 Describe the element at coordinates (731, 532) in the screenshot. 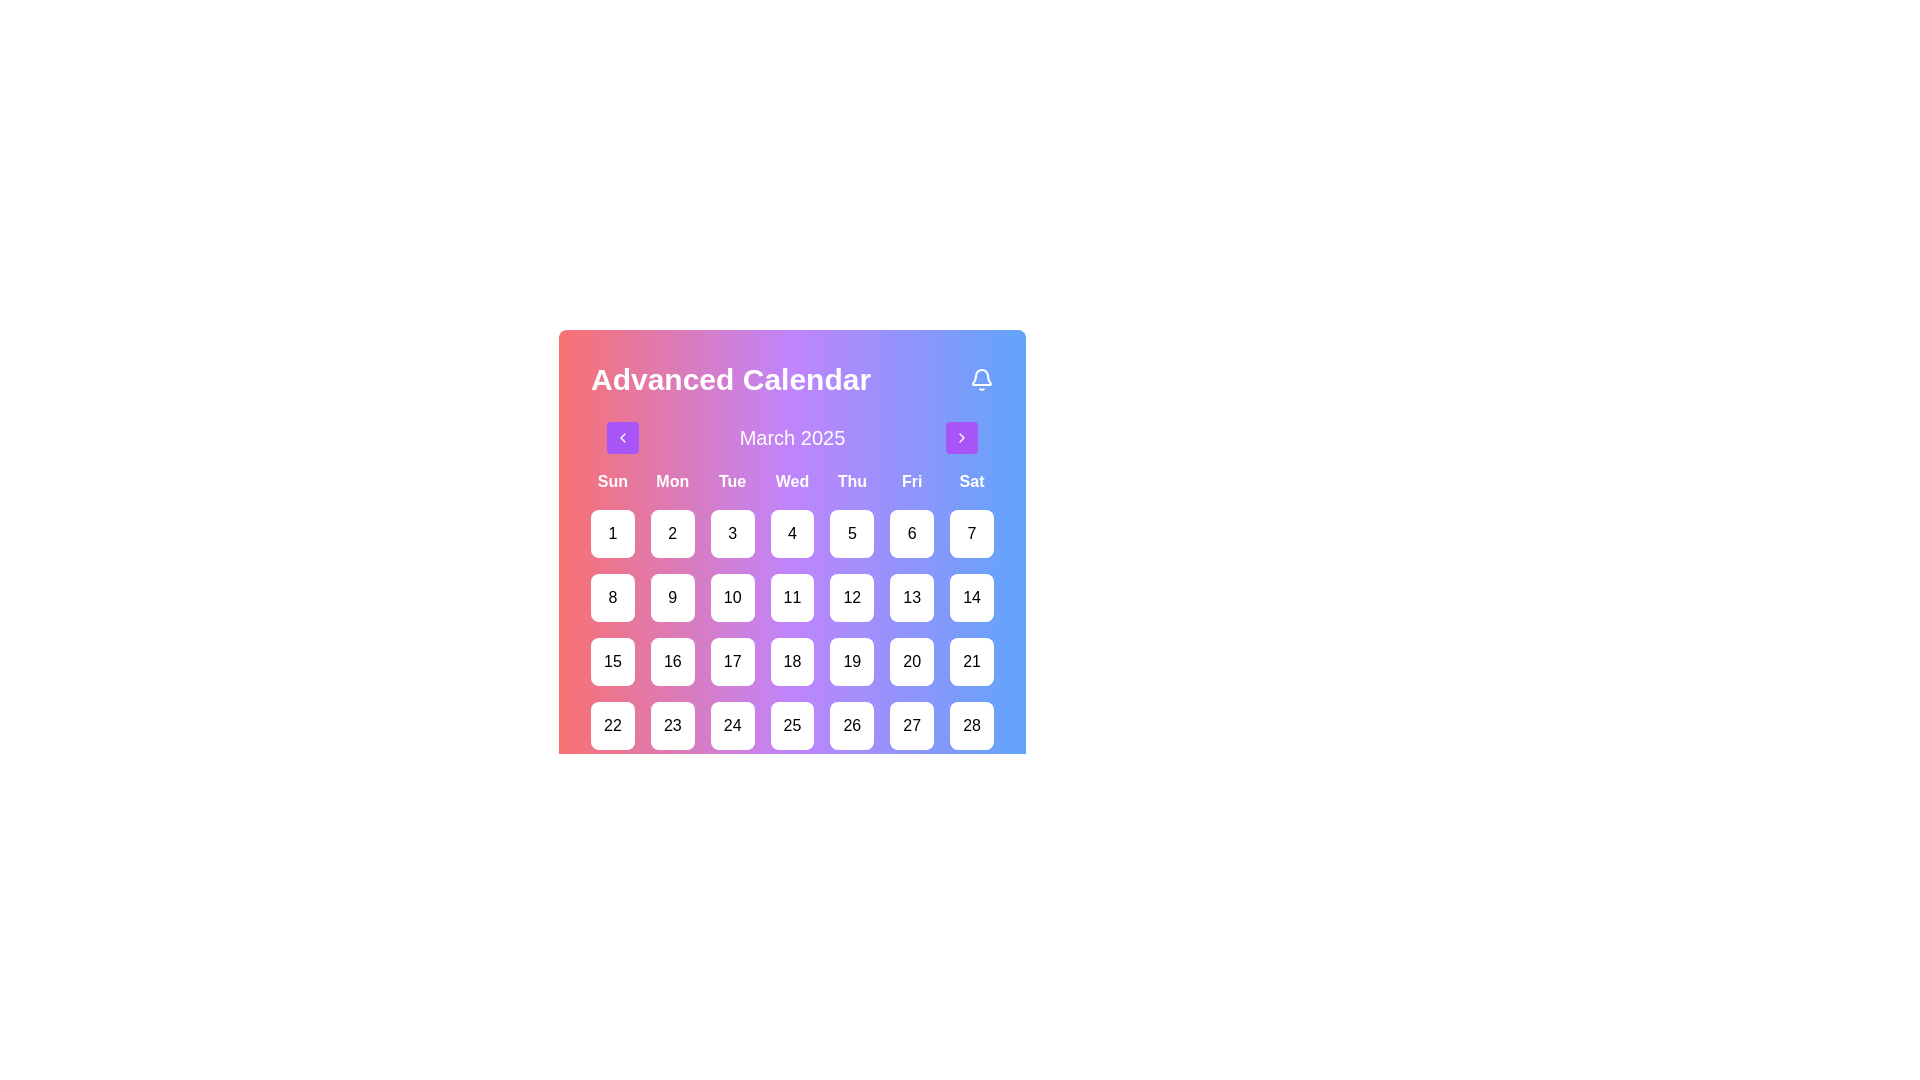

I see `the Date Tile displaying the number '3' located in the third column of the first row of the calendar, directly under 'Tue'` at that location.